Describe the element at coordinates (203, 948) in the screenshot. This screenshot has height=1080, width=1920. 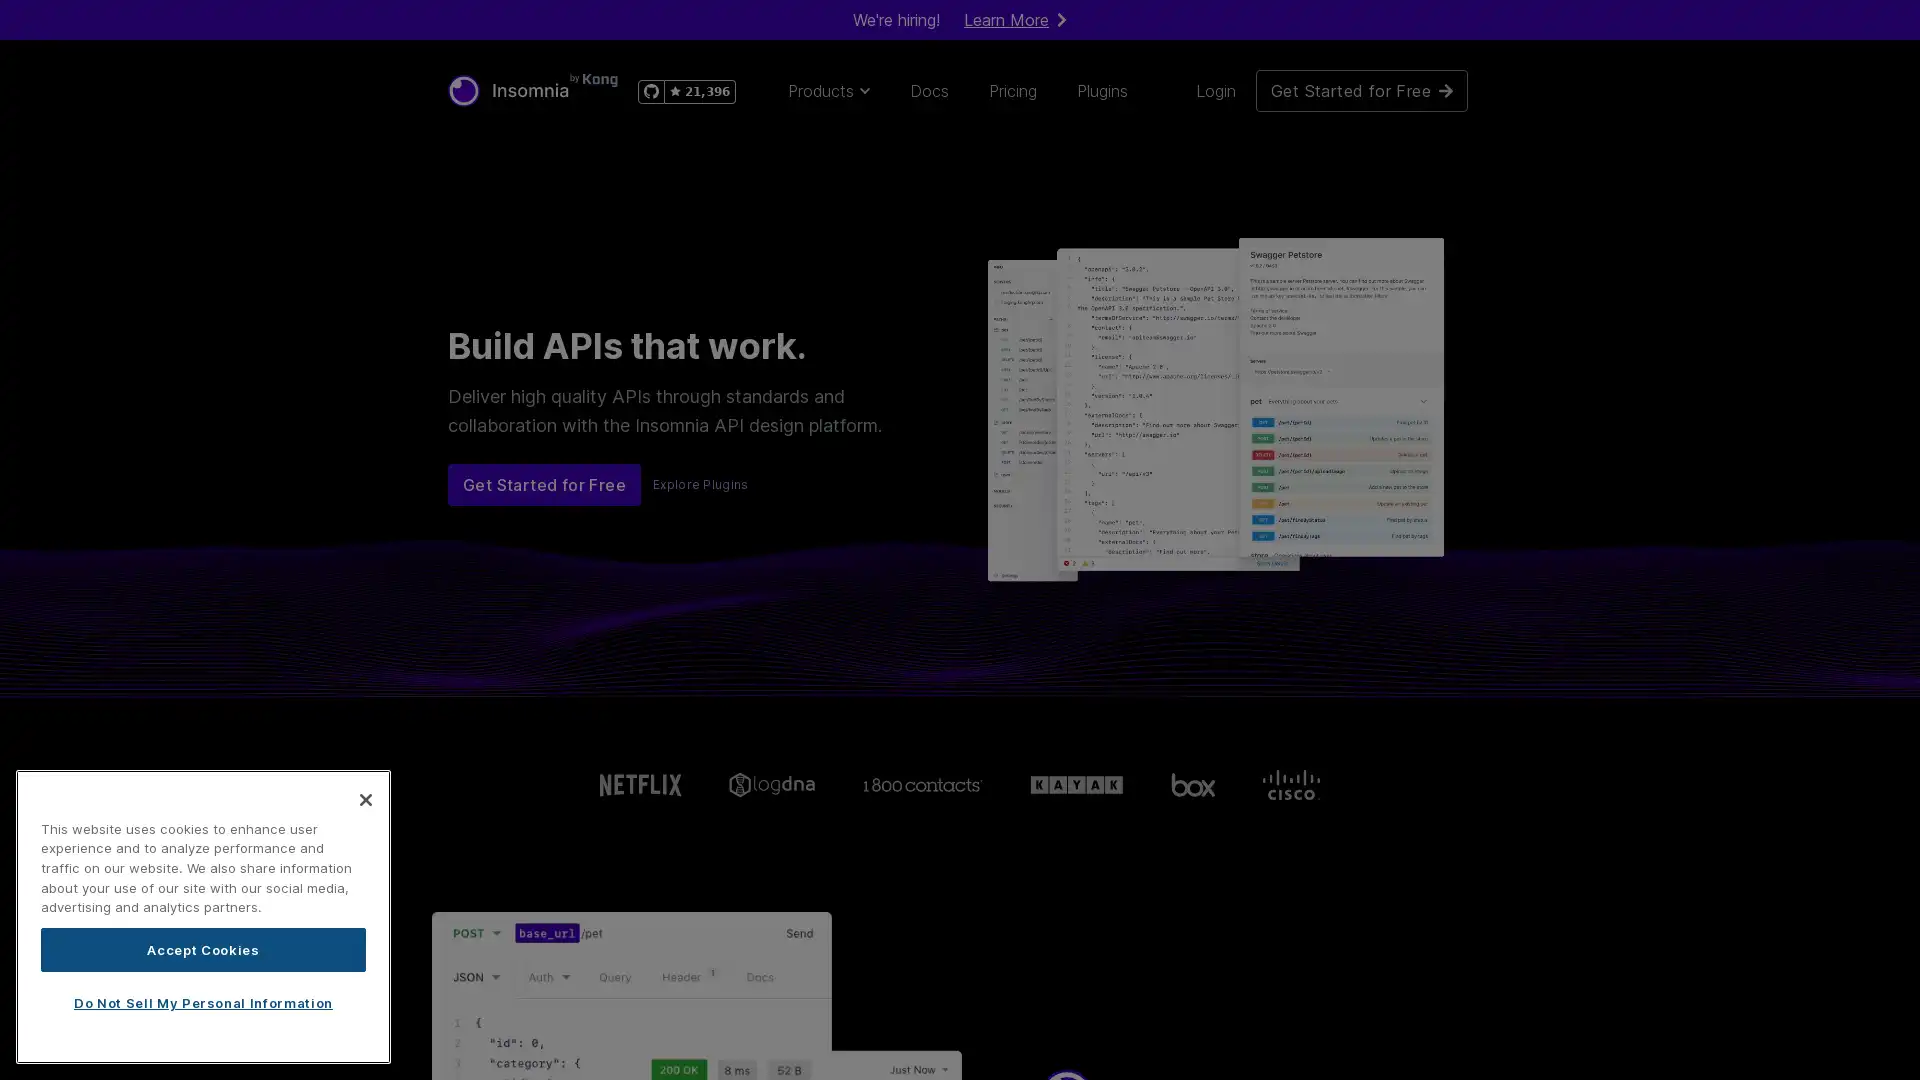
I see `Accept Cookies` at that location.